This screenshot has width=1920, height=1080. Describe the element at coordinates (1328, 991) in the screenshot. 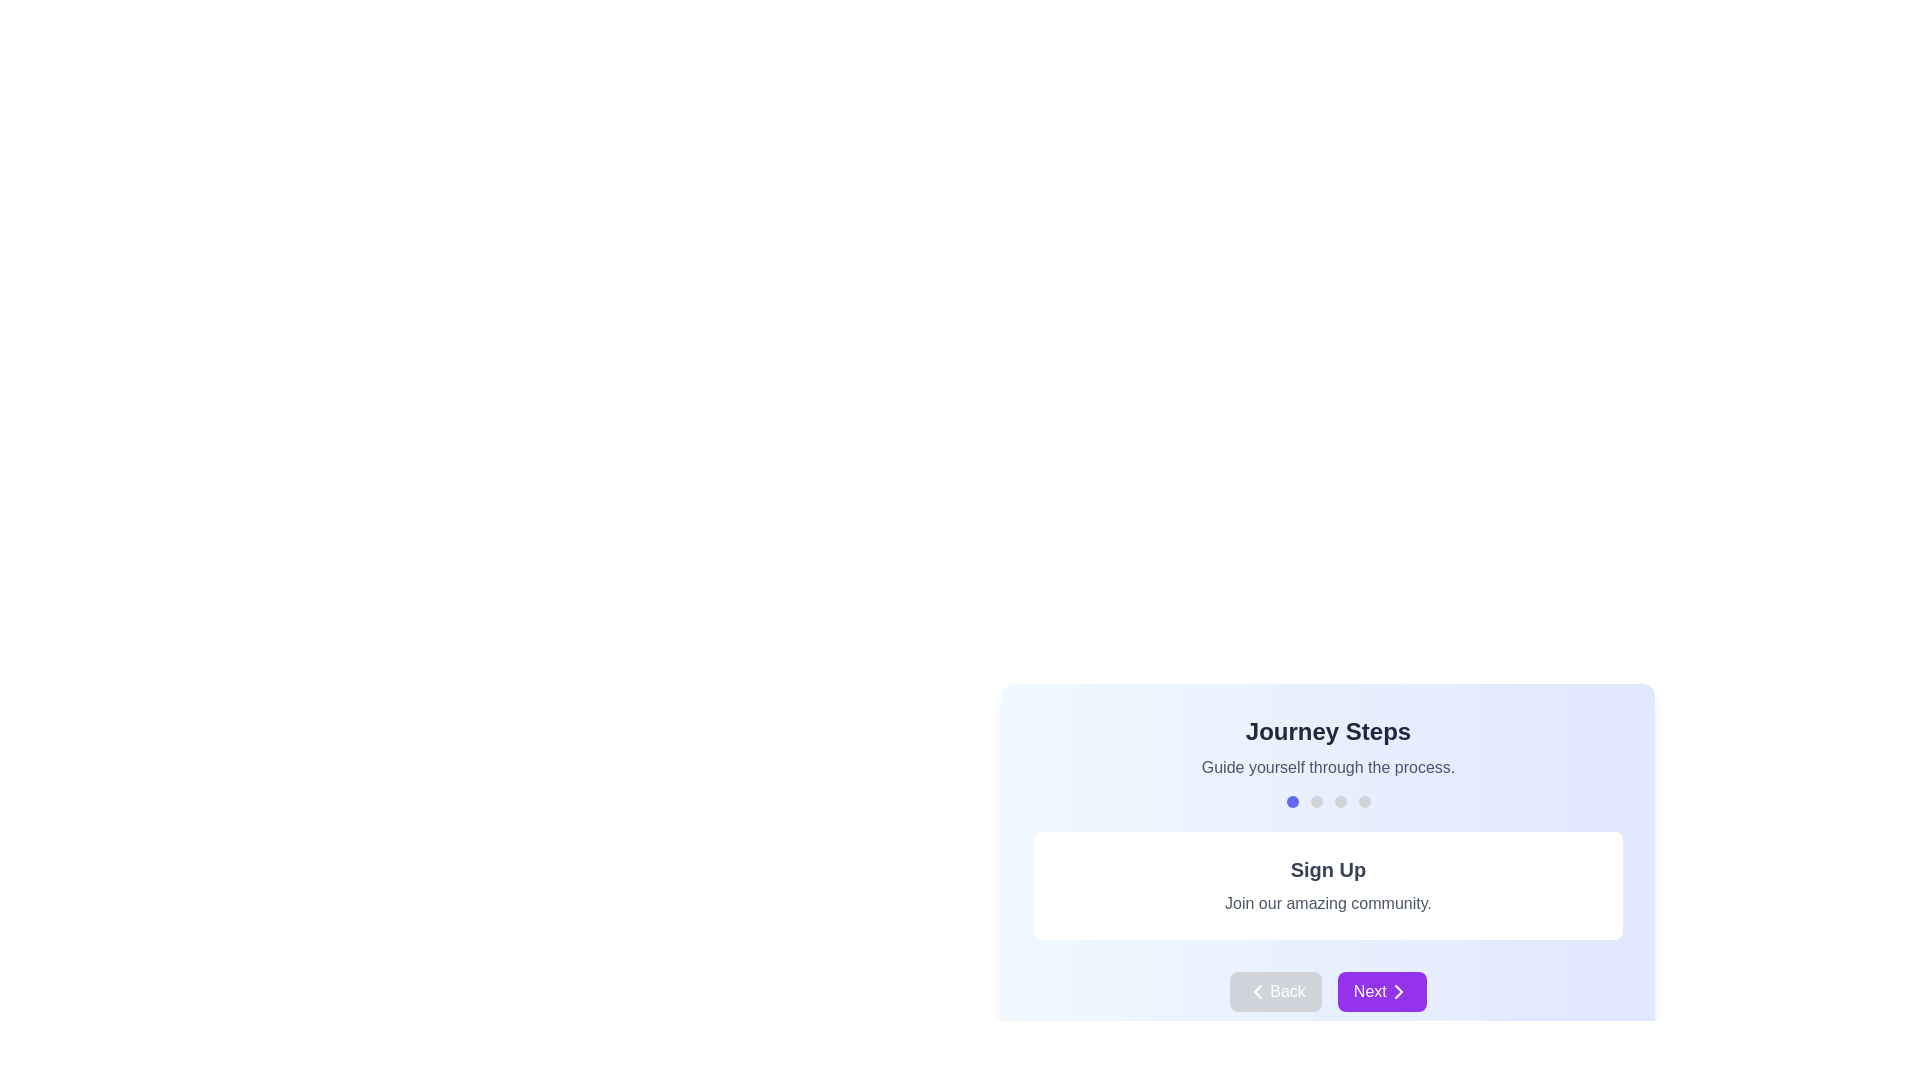

I see `the 'Back' button in the button group component to trigger visual feedback, indicating interactivity` at that location.